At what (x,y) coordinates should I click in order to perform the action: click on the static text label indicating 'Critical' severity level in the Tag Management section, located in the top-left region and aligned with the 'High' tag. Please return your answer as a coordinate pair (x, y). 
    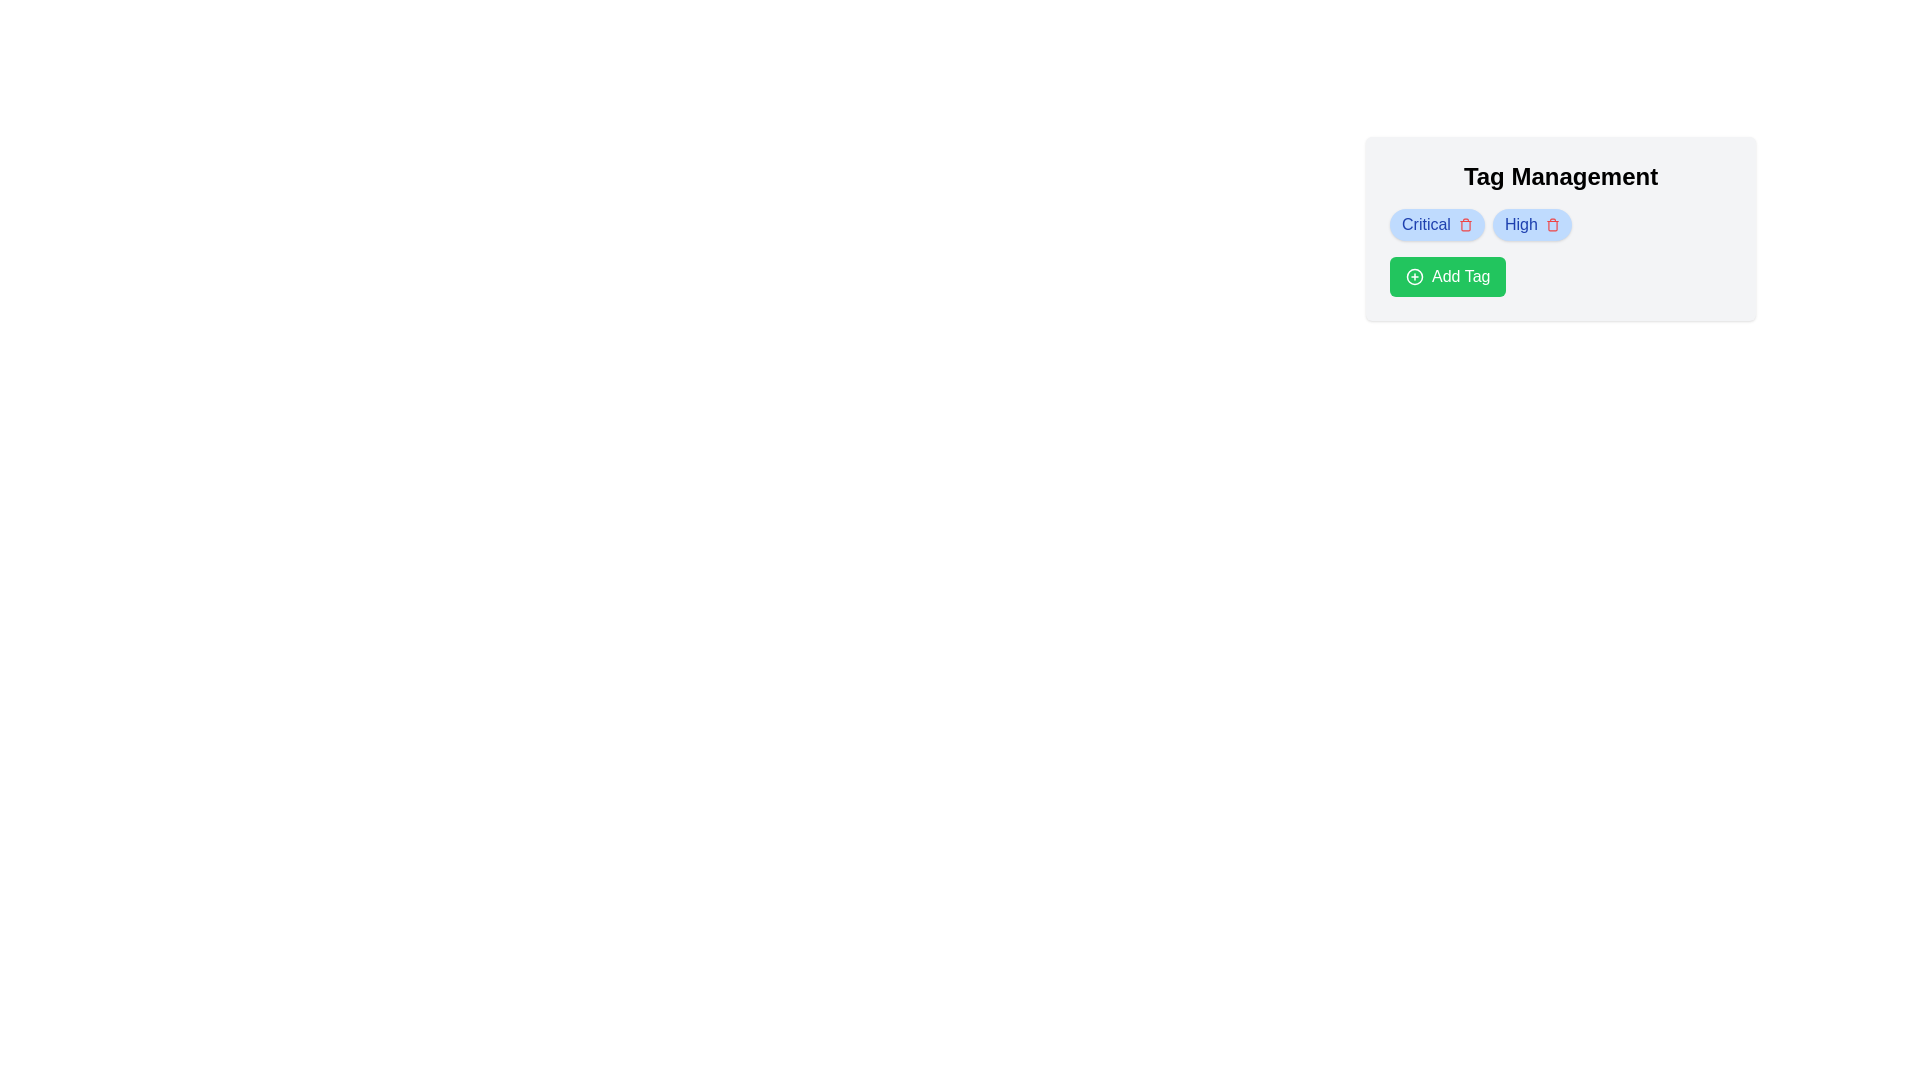
    Looking at the image, I should click on (1425, 224).